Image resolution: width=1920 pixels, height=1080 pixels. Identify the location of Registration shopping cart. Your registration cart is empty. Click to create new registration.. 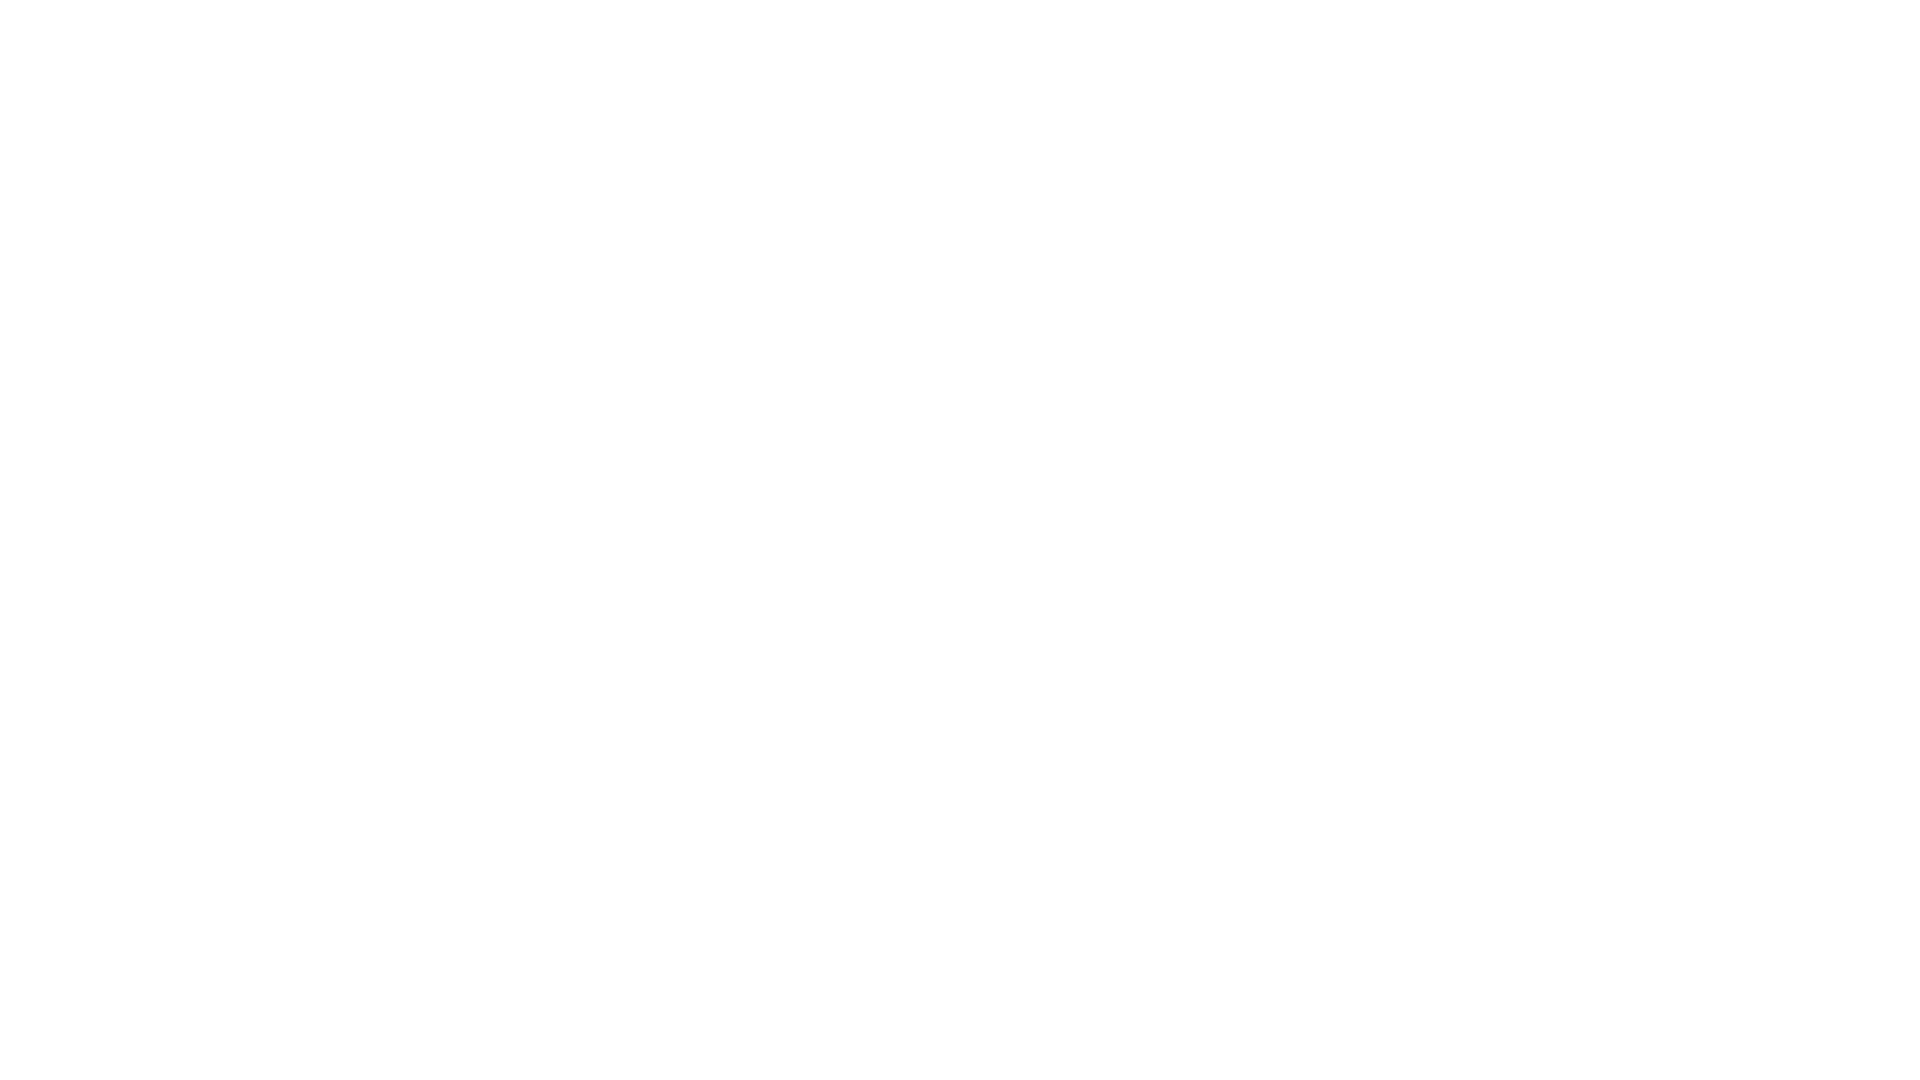
(1494, 55).